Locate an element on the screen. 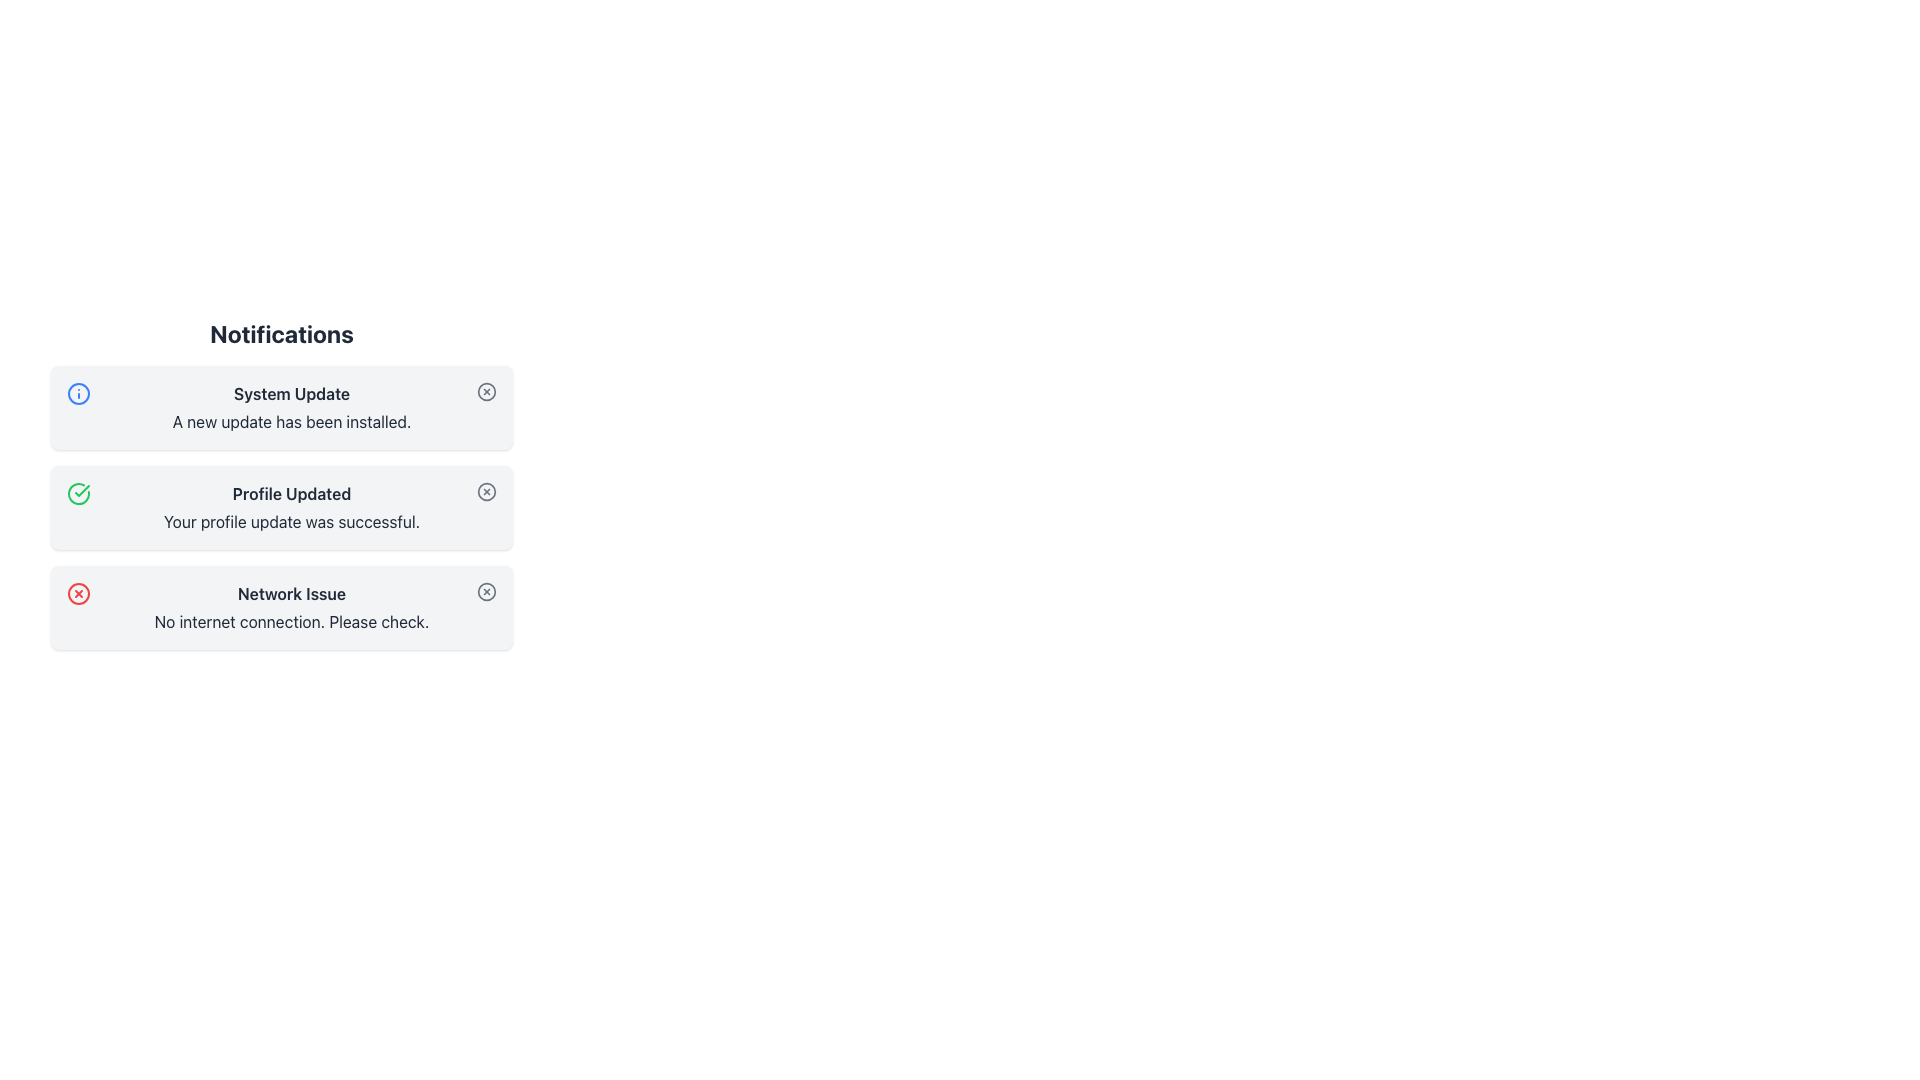 The image size is (1920, 1080). the Notification card that informs the user about system updates, which is the first item in the vertical list of notifications is located at coordinates (281, 407).